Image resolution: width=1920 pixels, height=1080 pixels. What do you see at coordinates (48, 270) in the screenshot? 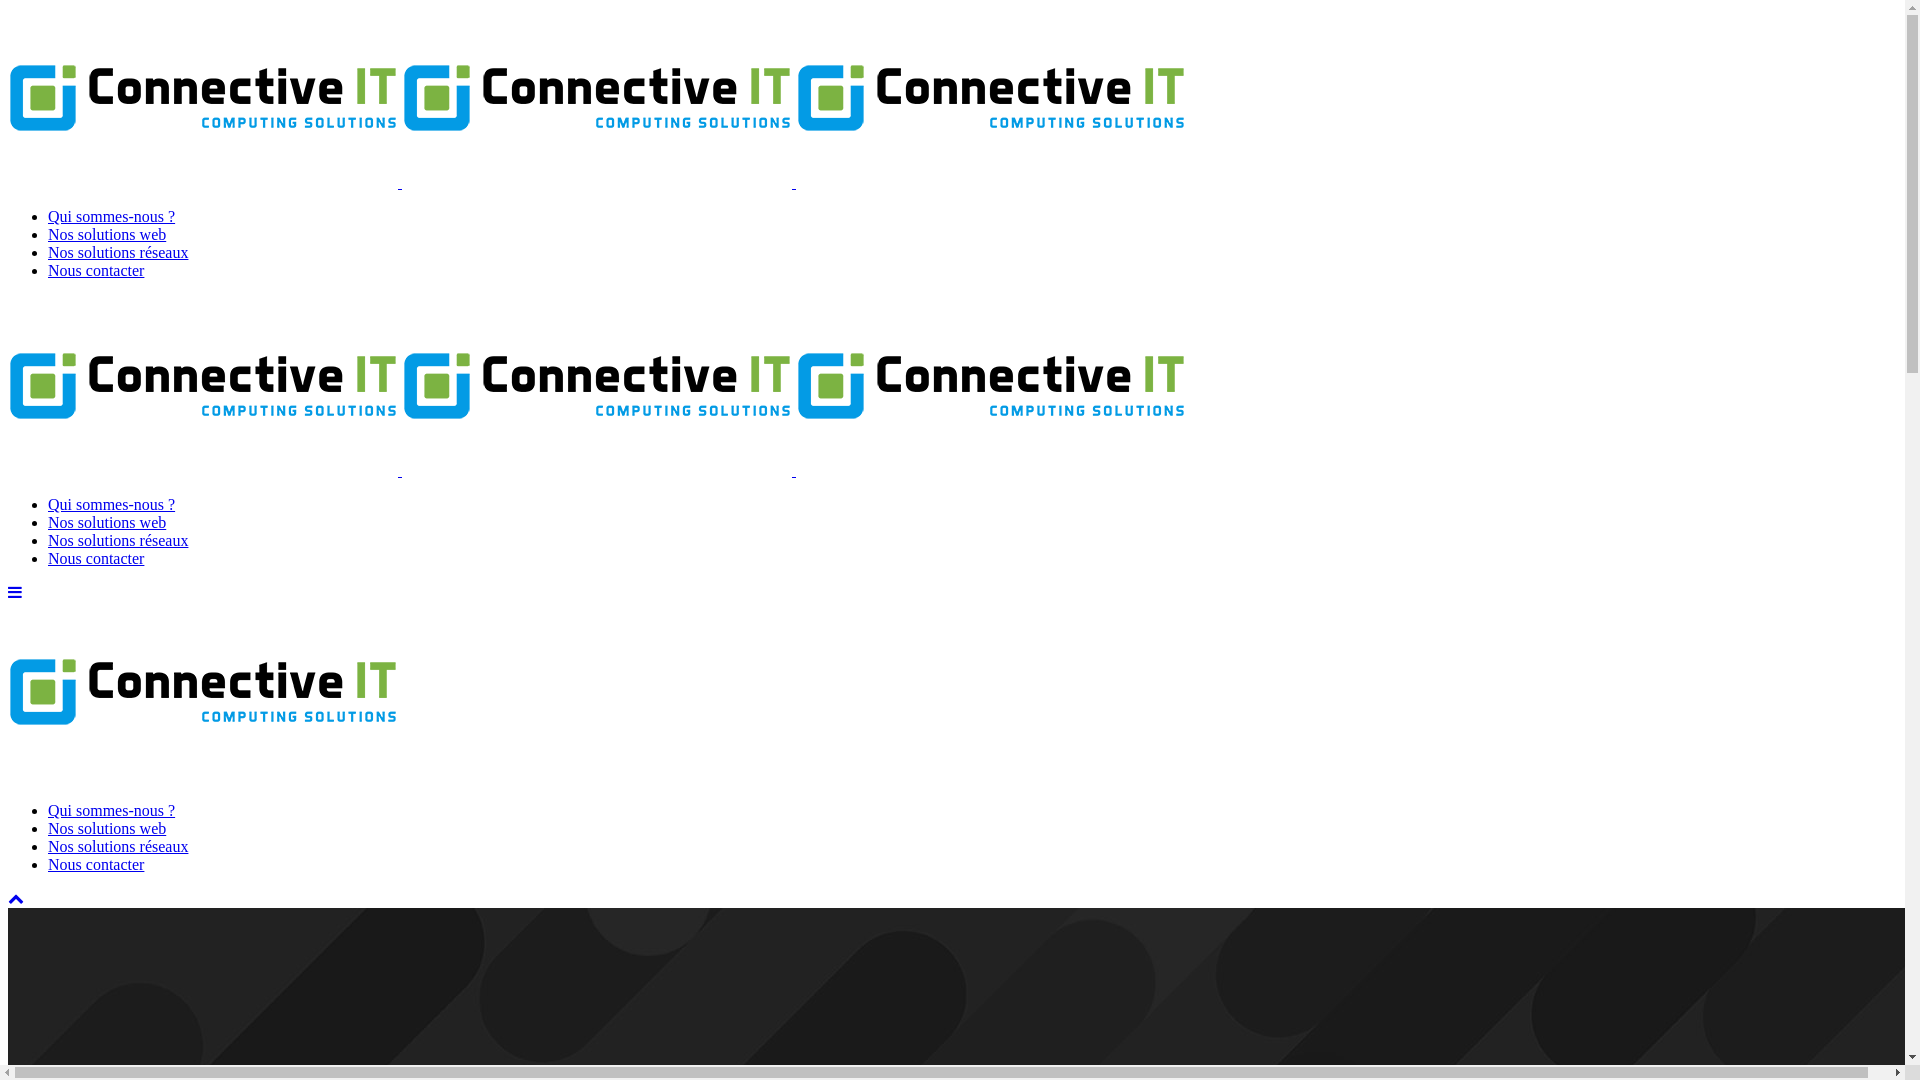
I see `'Nous contacter'` at bounding box center [48, 270].